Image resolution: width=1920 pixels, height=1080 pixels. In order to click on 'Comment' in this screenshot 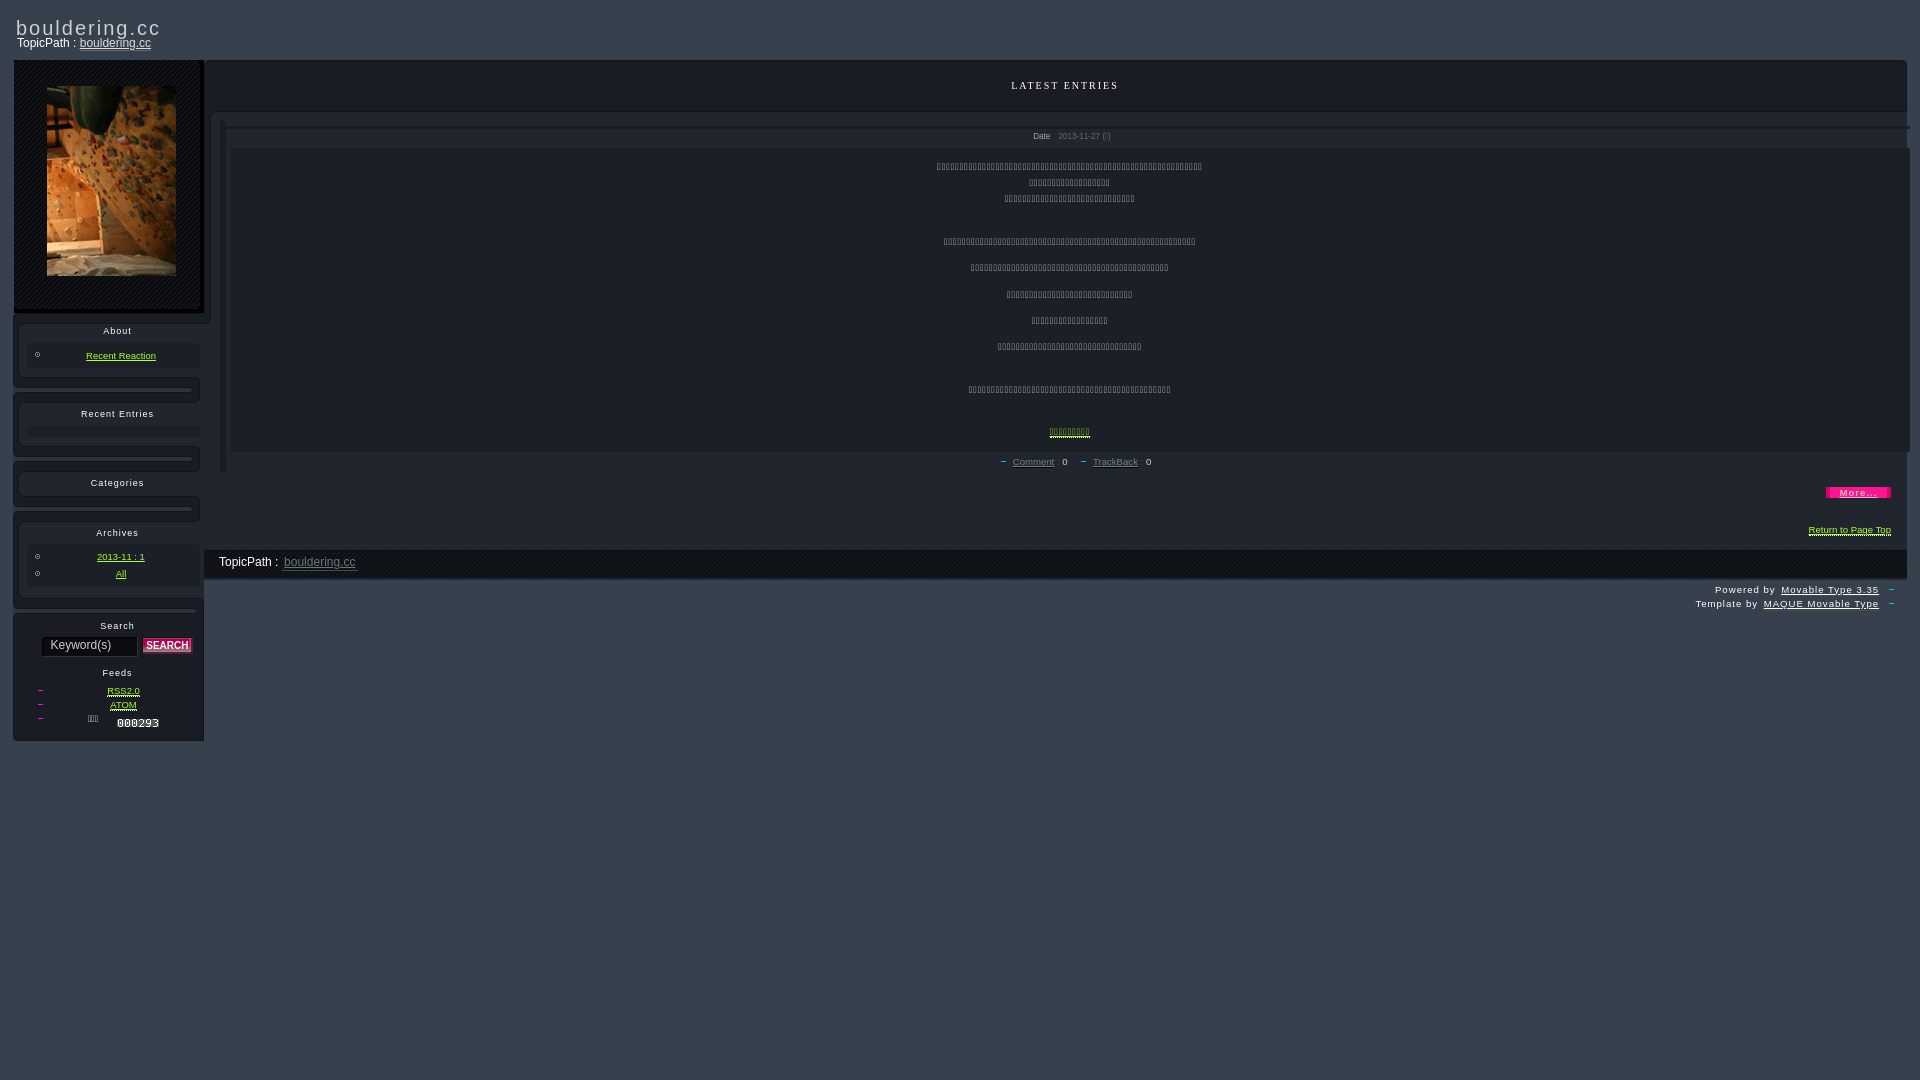, I will do `click(1033, 462)`.